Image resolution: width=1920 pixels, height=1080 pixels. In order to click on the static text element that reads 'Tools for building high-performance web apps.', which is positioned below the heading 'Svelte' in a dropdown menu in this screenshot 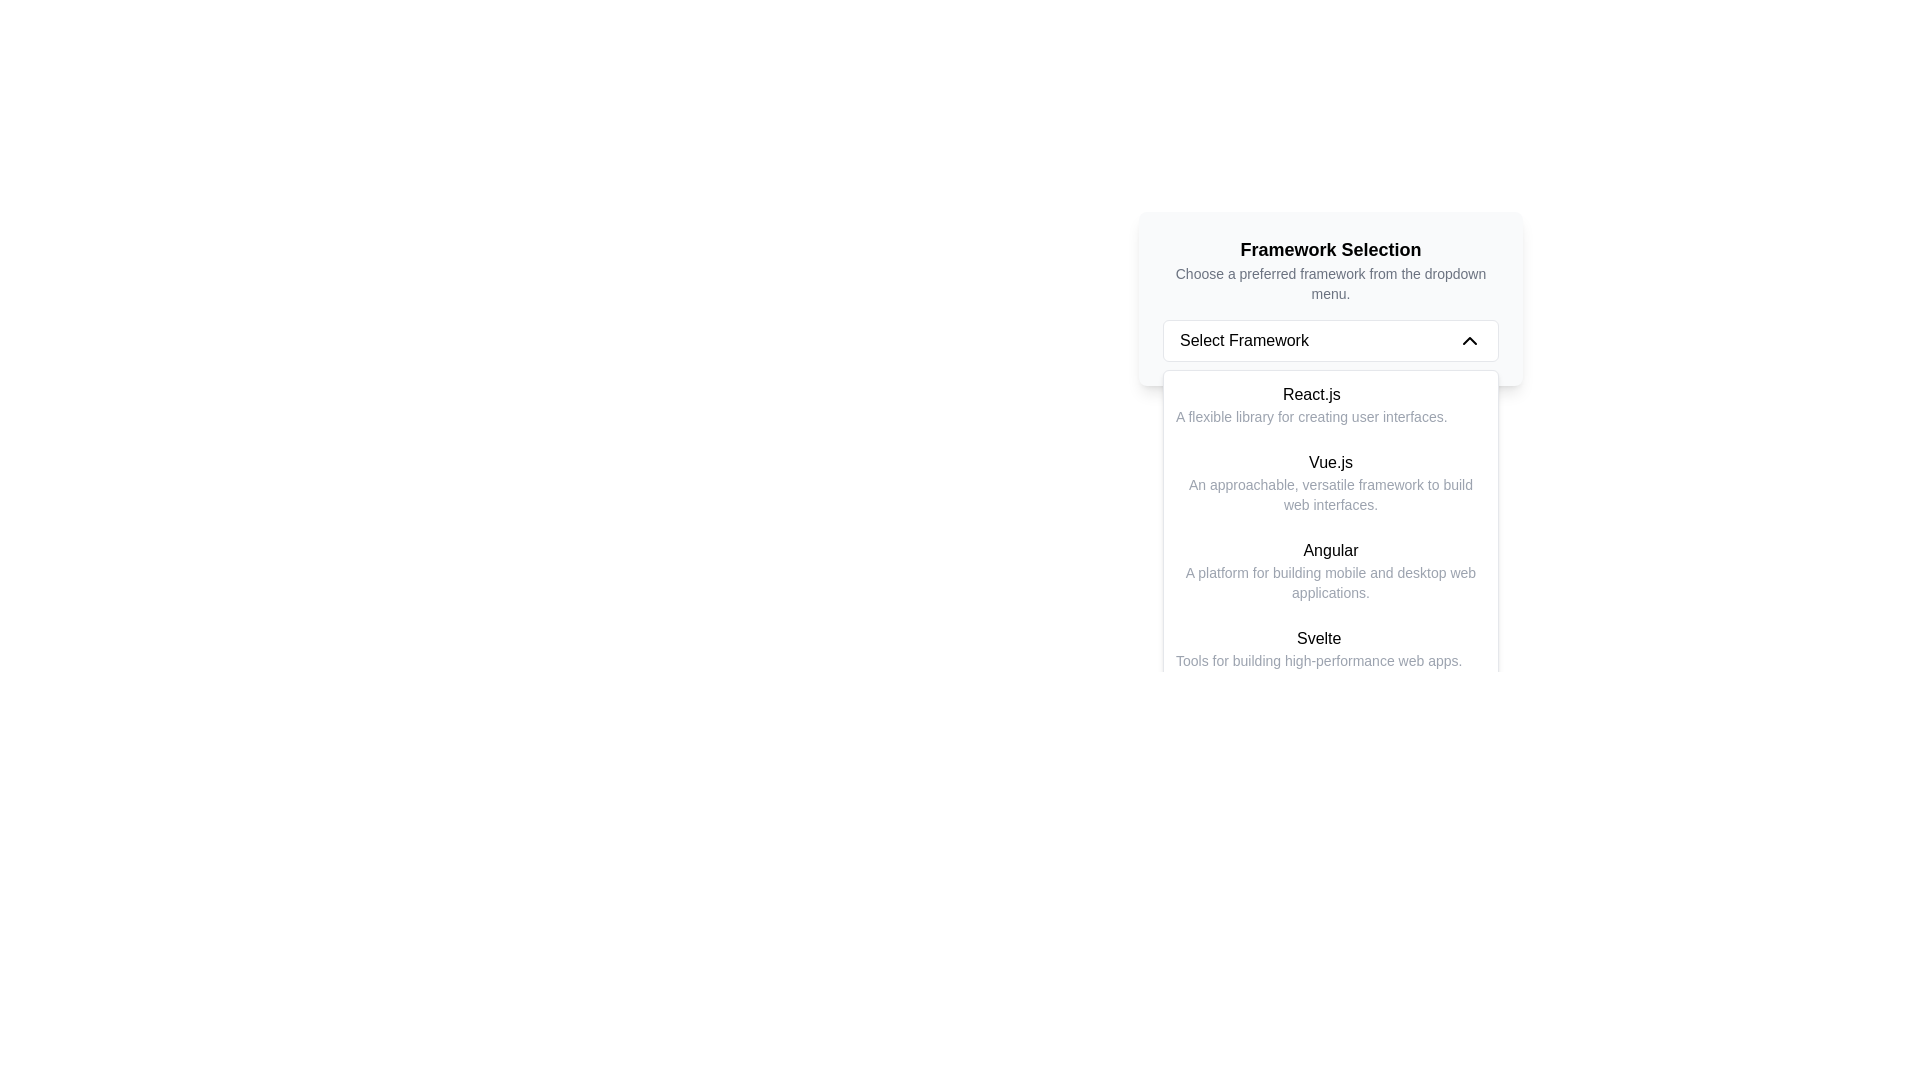, I will do `click(1319, 660)`.